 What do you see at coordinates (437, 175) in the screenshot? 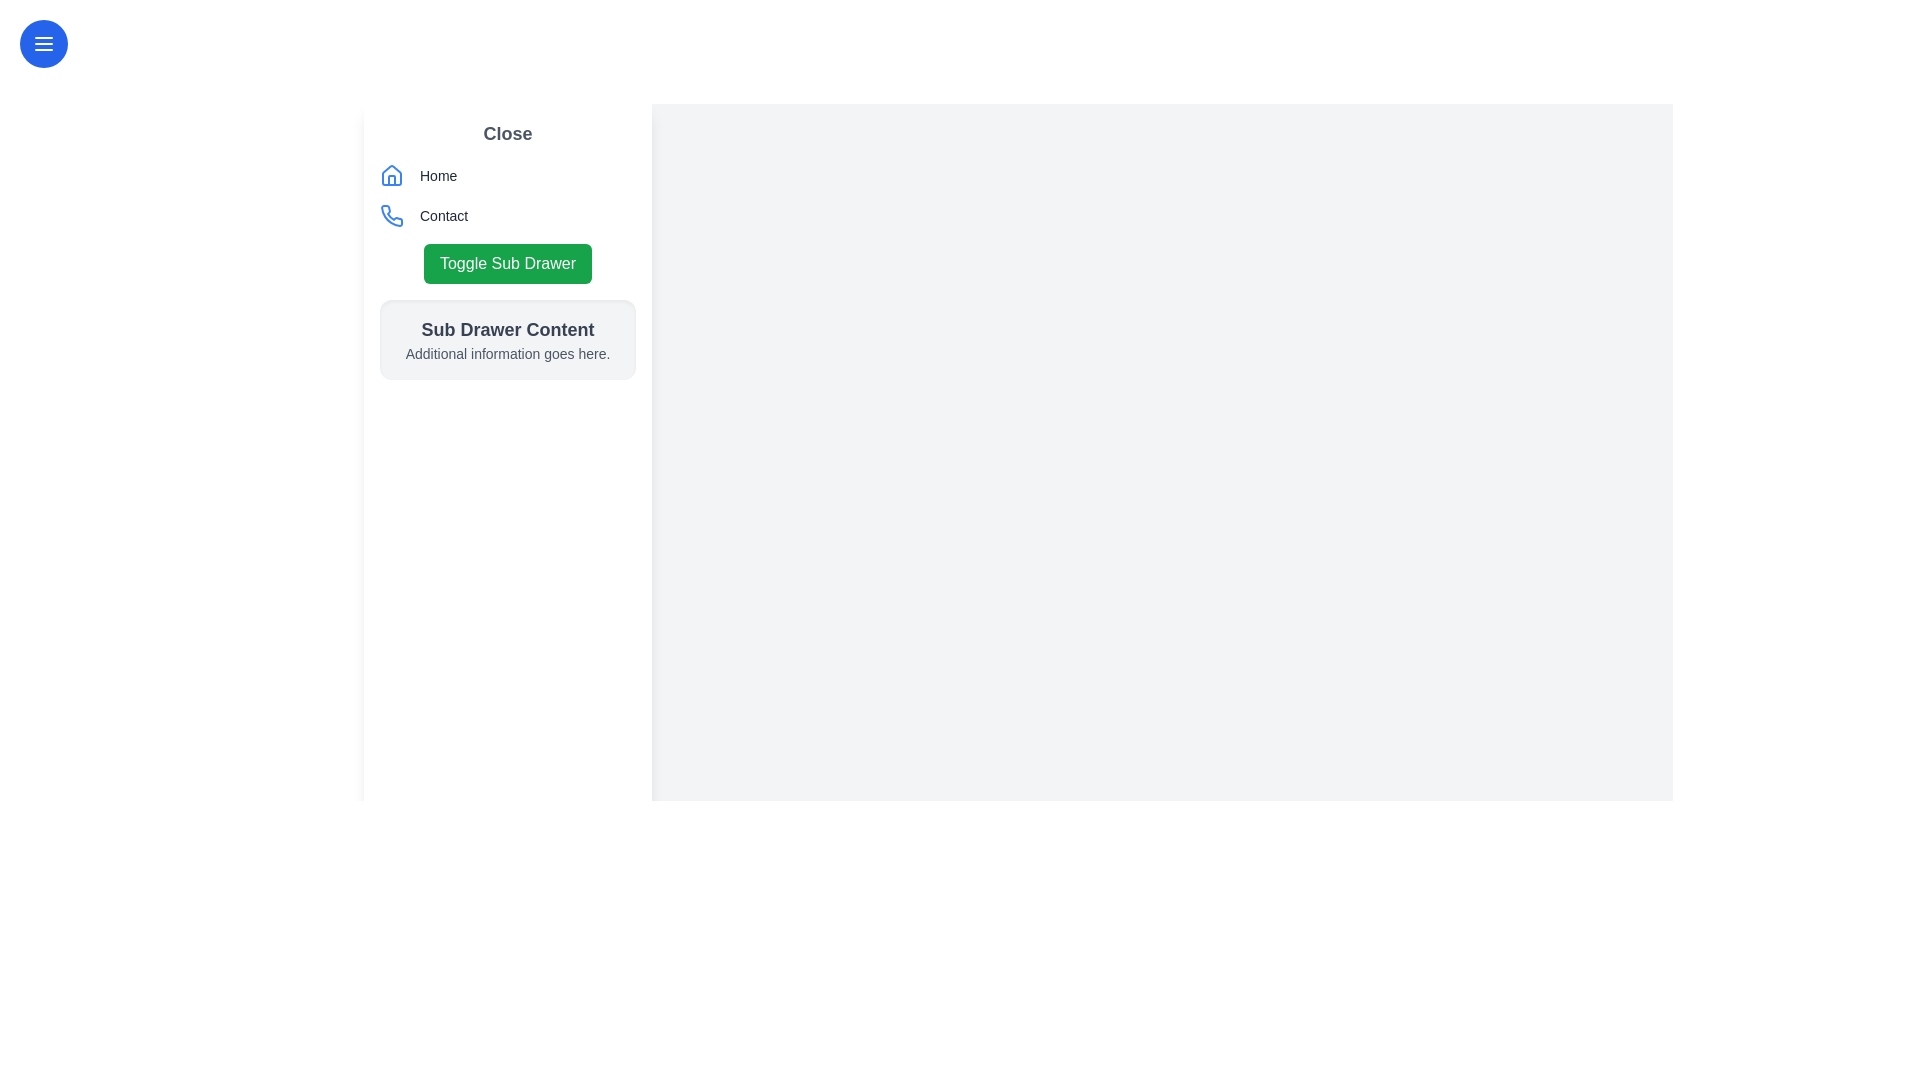
I see `the navigational label indicating the 'Home' section located to the right of the house icon in the left sidebar` at bounding box center [437, 175].